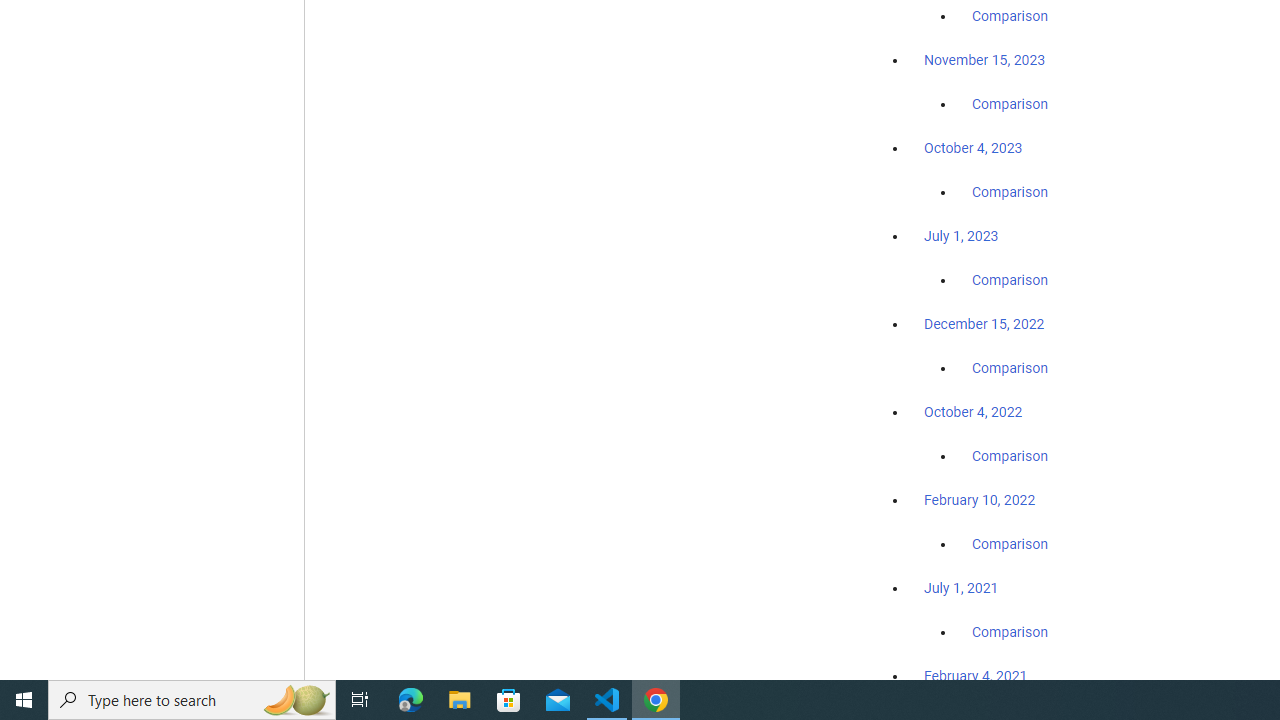 The width and height of the screenshot is (1280, 720). Describe the element at coordinates (976, 675) in the screenshot. I see `'February 4, 2021'` at that location.